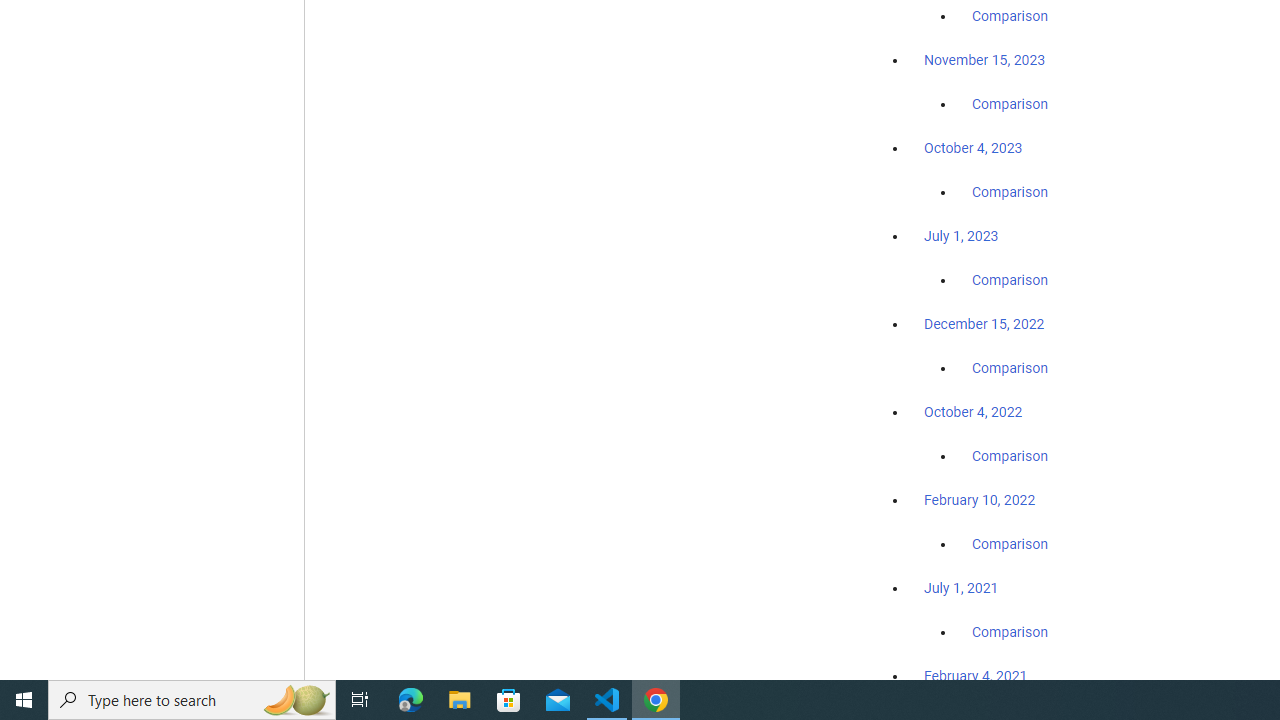 The width and height of the screenshot is (1280, 720). Describe the element at coordinates (976, 675) in the screenshot. I see `'February 4, 2021'` at that location.